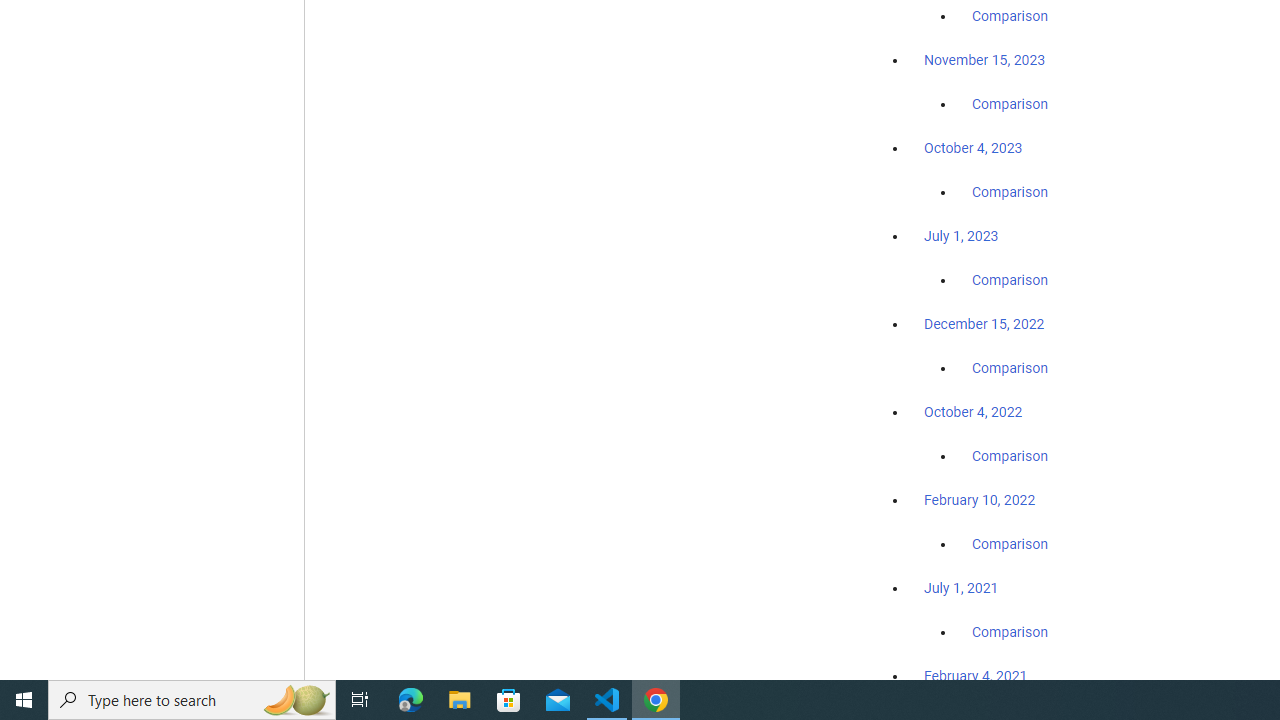 The width and height of the screenshot is (1280, 720). Describe the element at coordinates (976, 675) in the screenshot. I see `'February 4, 2021'` at that location.